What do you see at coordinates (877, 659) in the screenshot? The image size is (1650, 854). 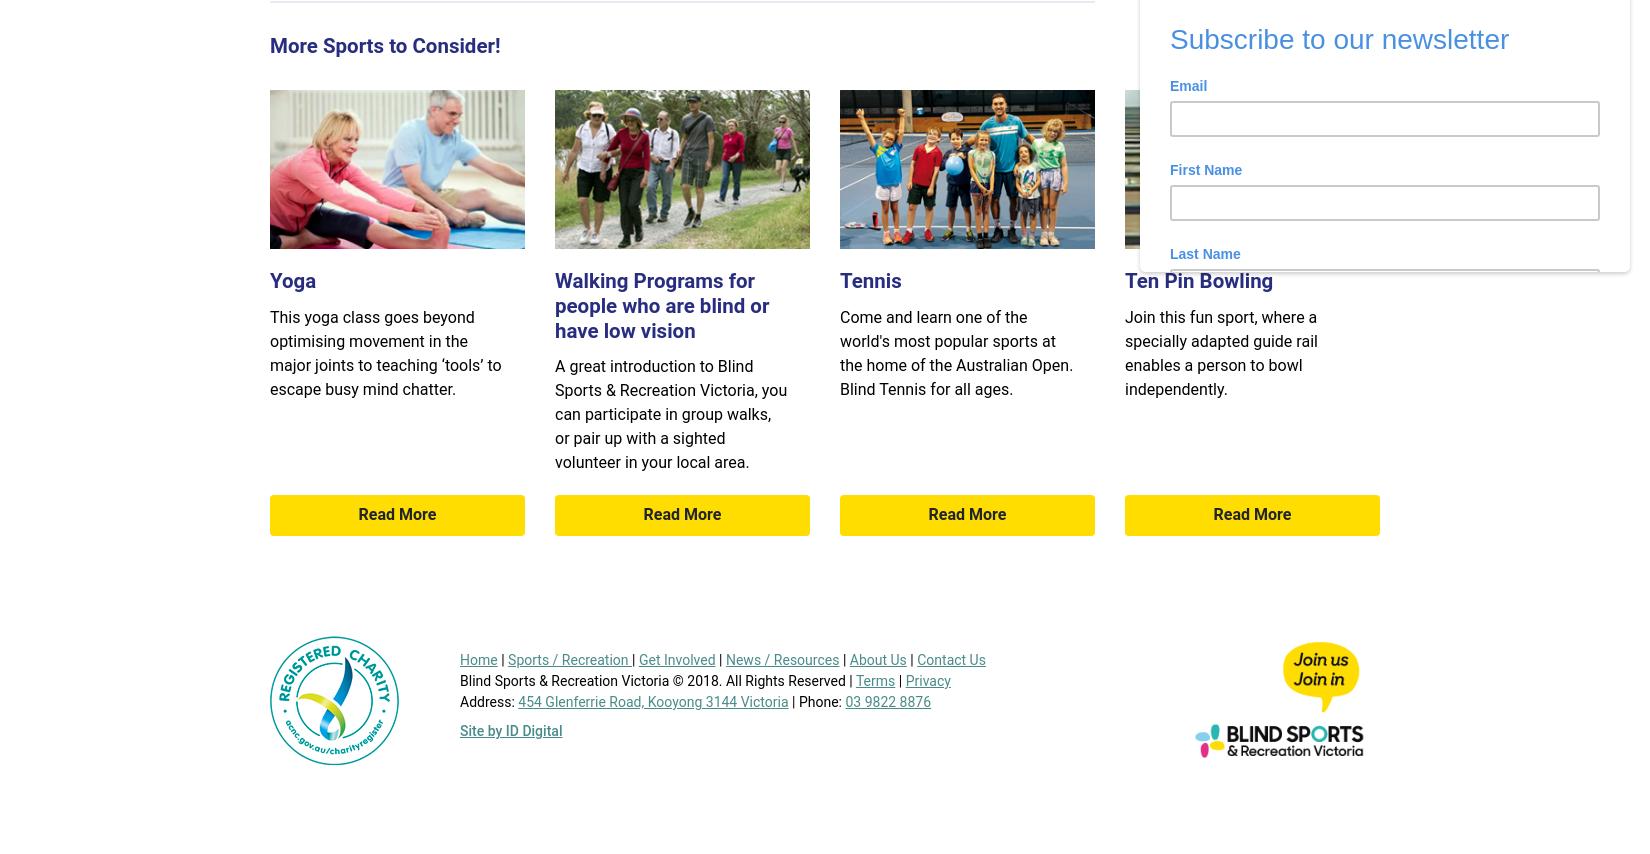 I see `'About Us'` at bounding box center [877, 659].